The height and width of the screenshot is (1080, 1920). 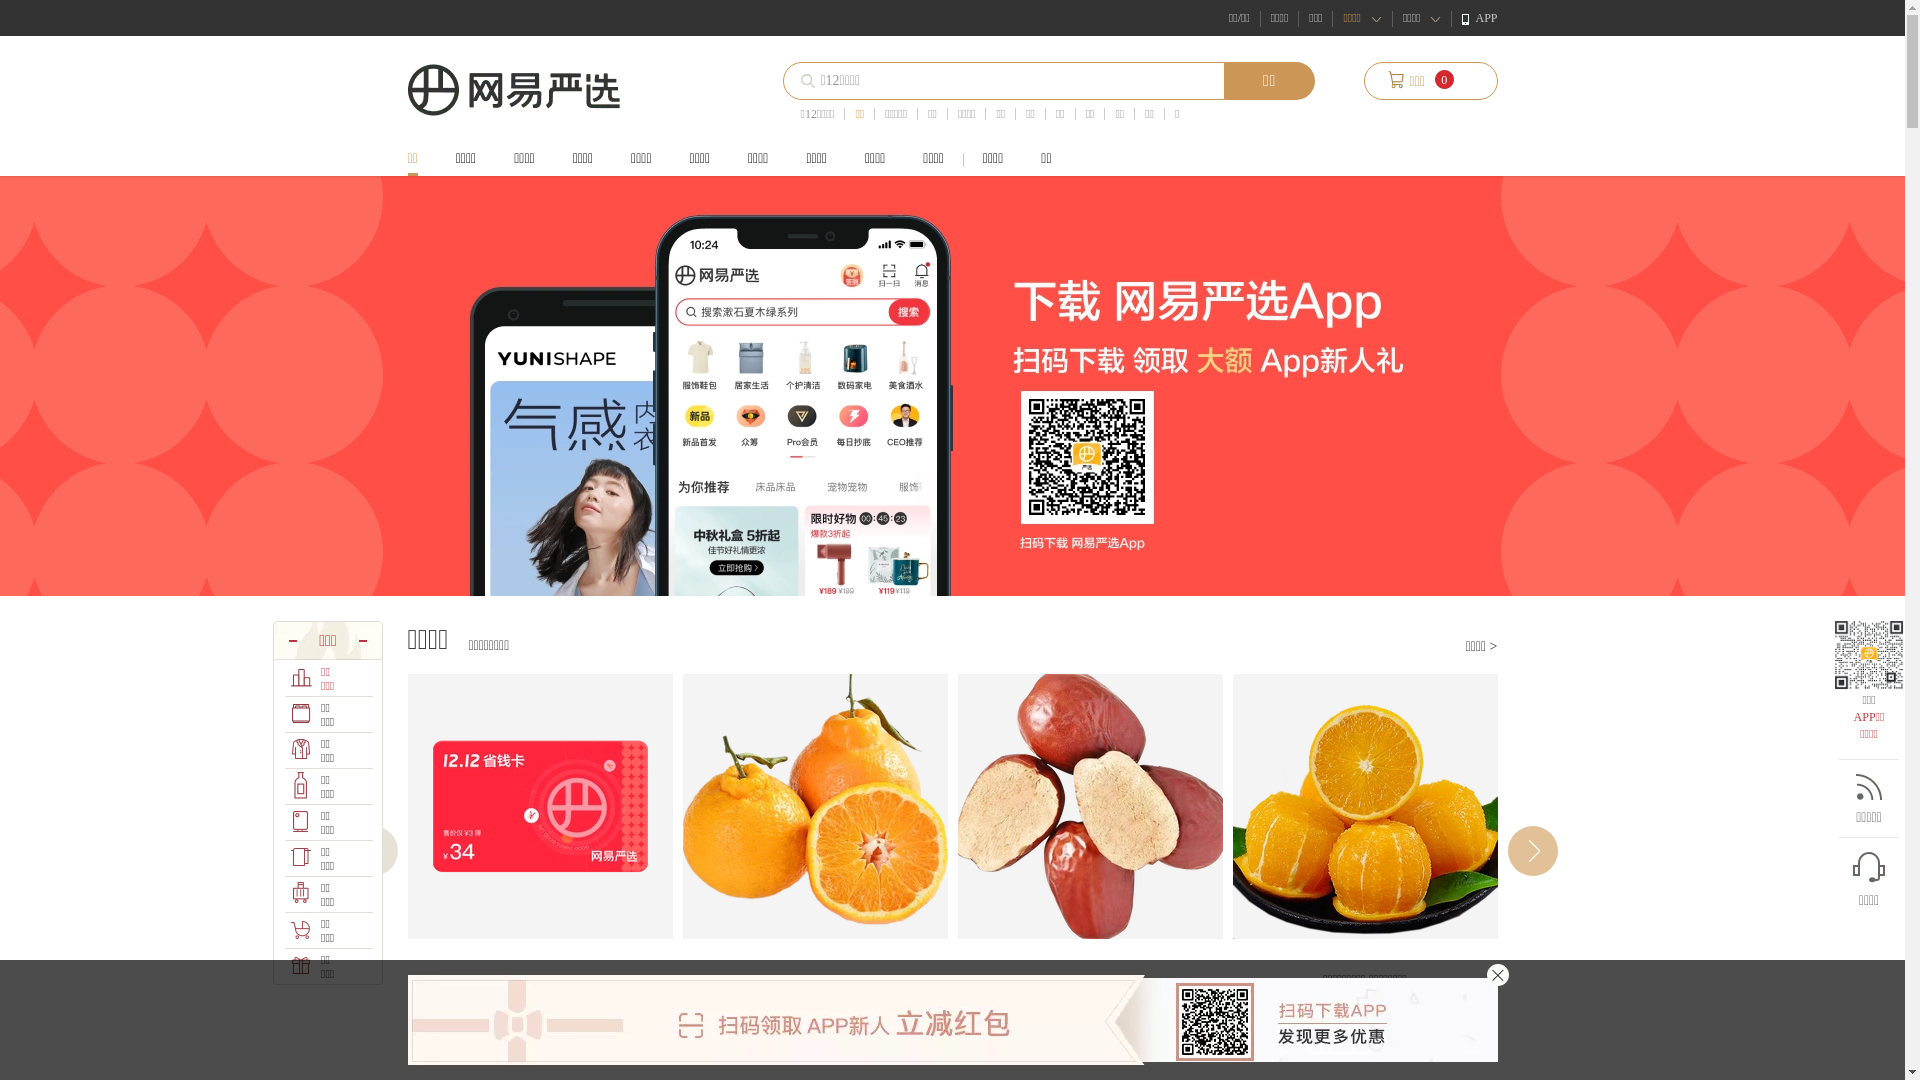 I want to click on 'APP', so click(x=1479, y=18).